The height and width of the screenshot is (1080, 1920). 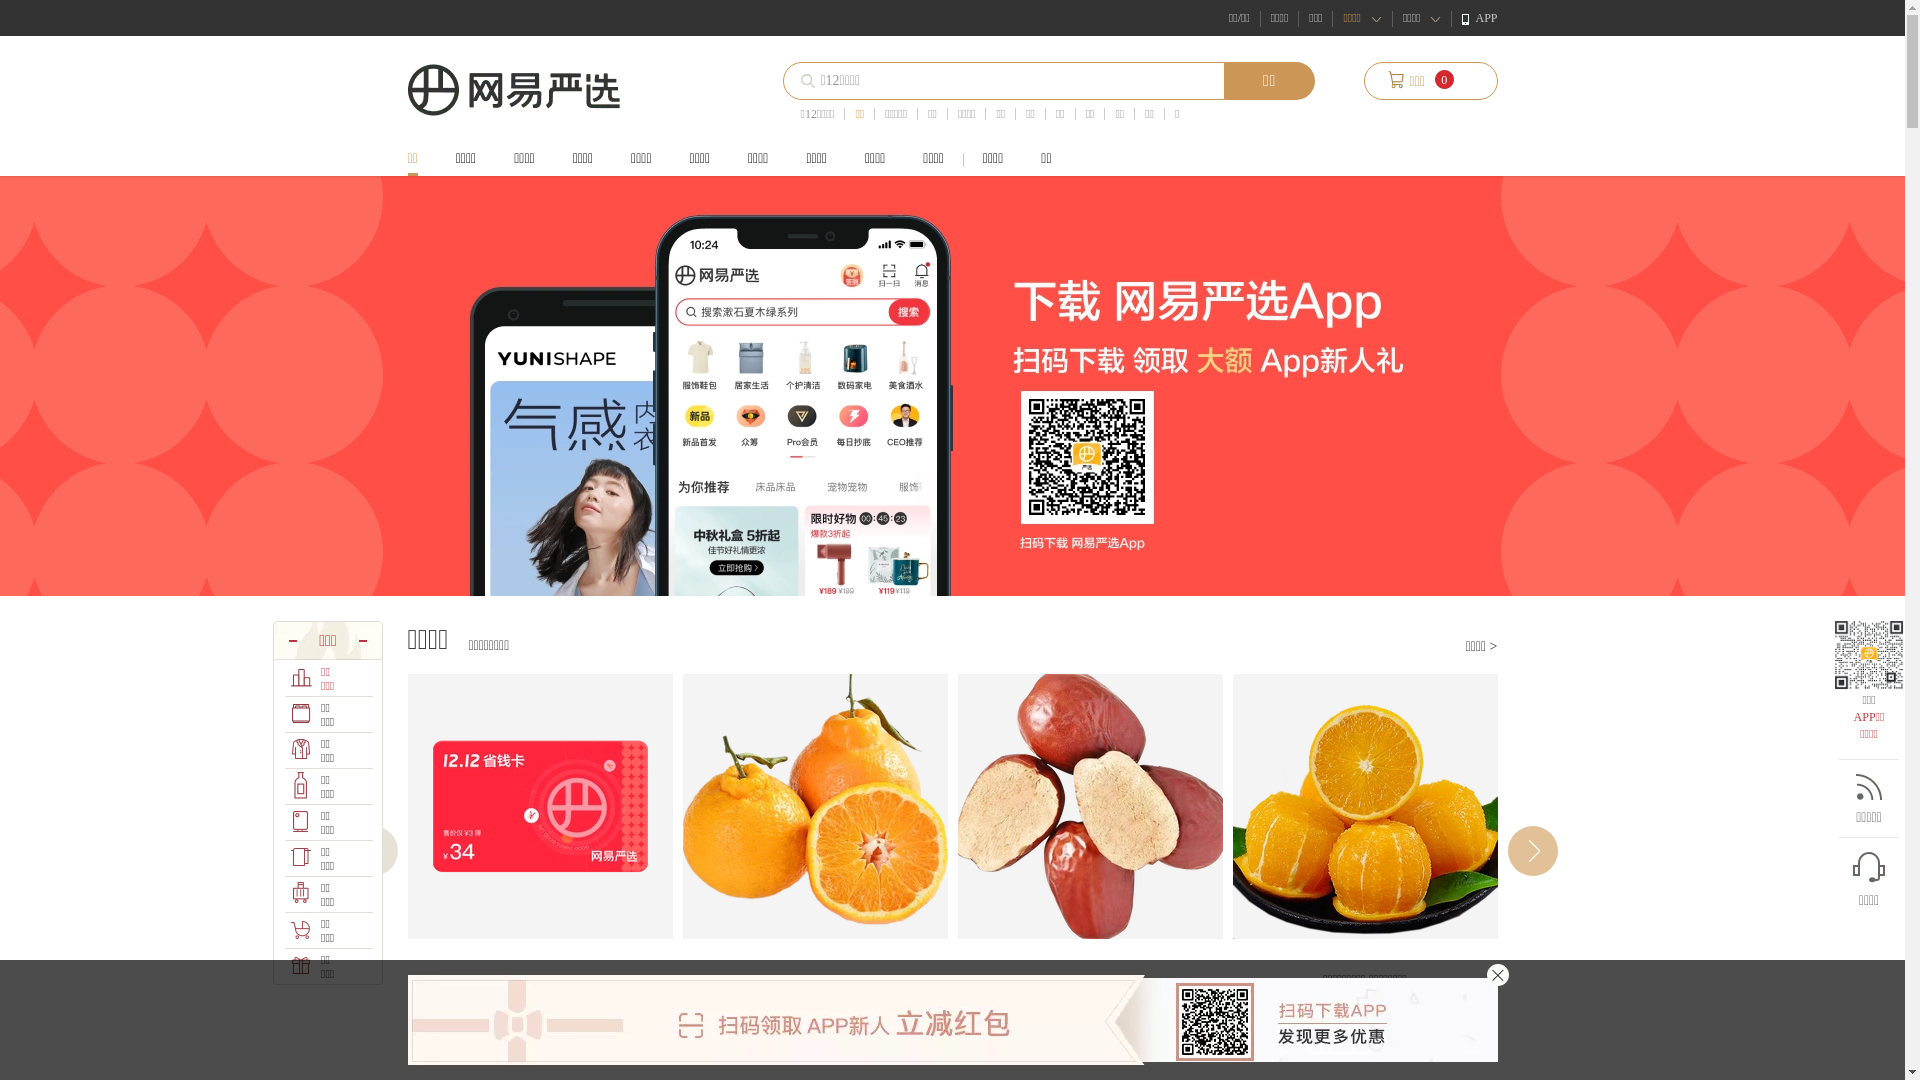 I want to click on 'APP', so click(x=1479, y=18).